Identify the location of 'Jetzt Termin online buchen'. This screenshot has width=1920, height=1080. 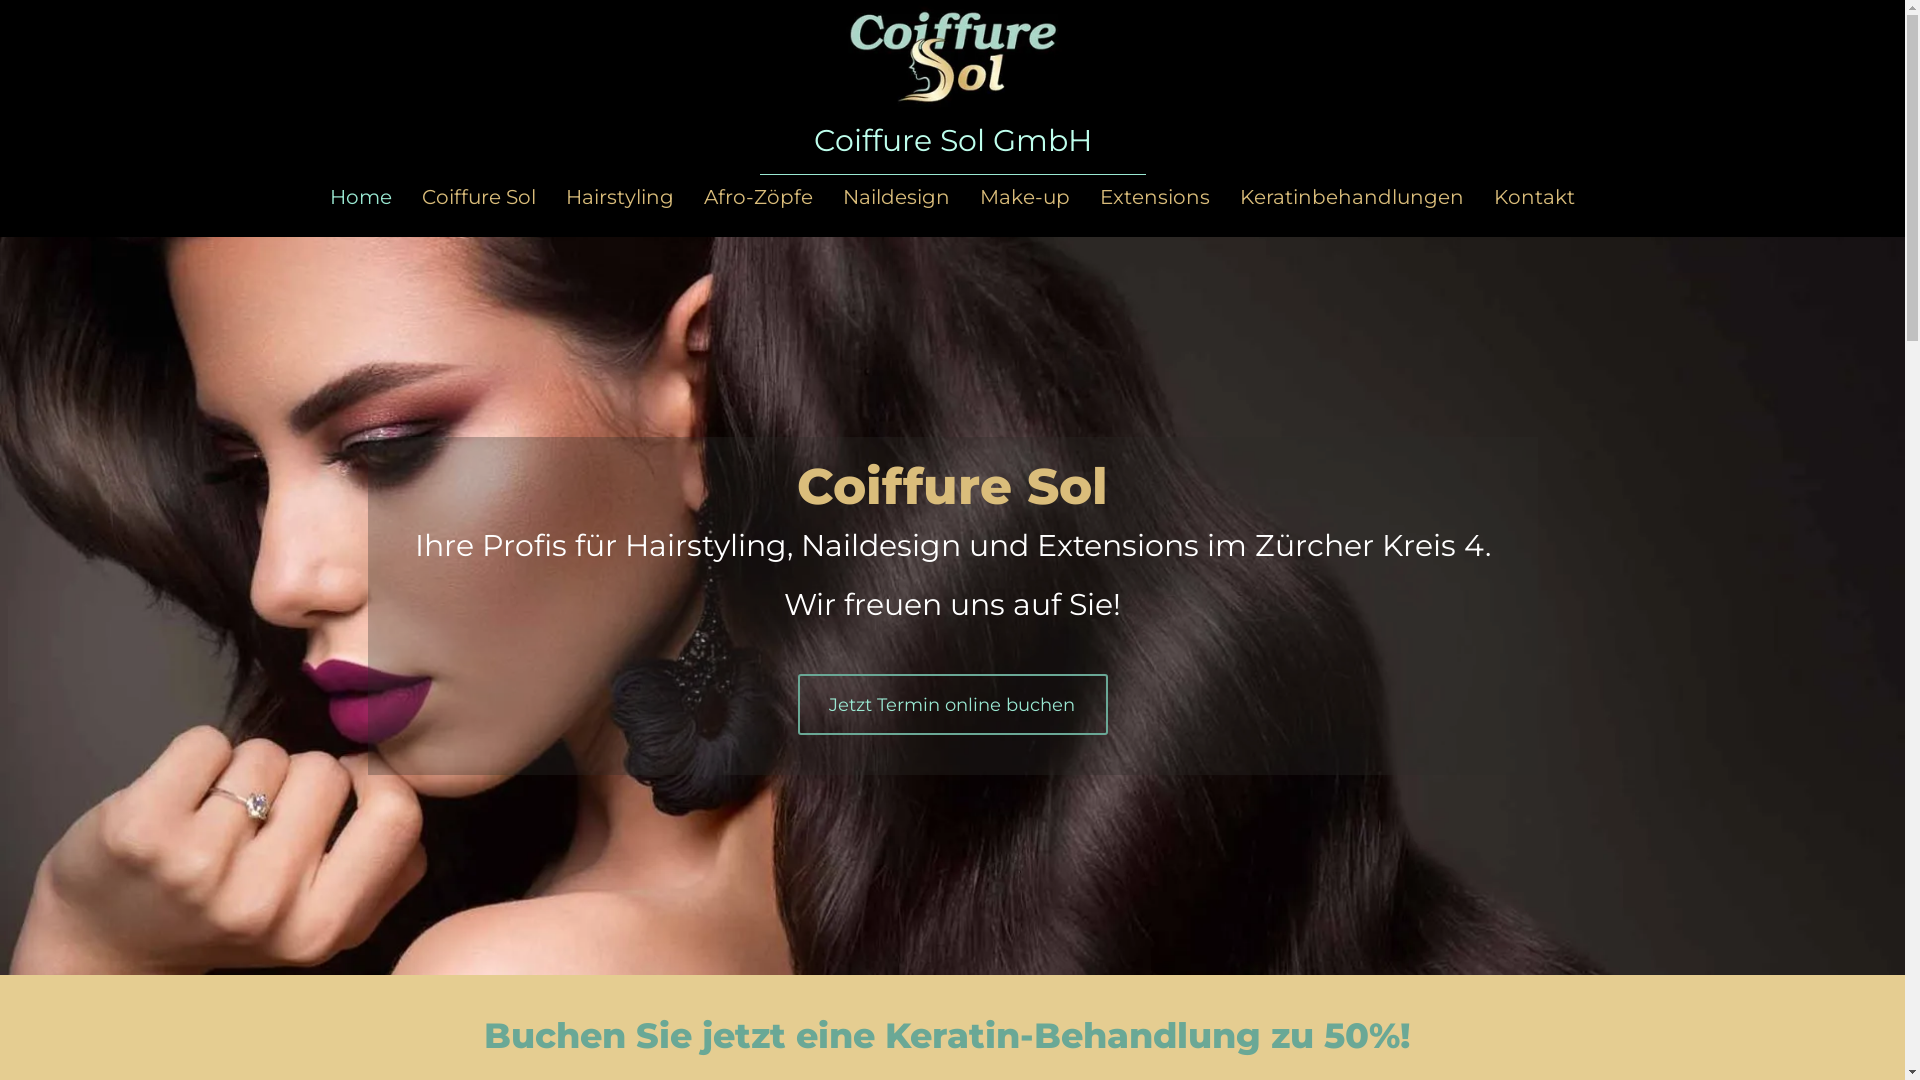
(952, 703).